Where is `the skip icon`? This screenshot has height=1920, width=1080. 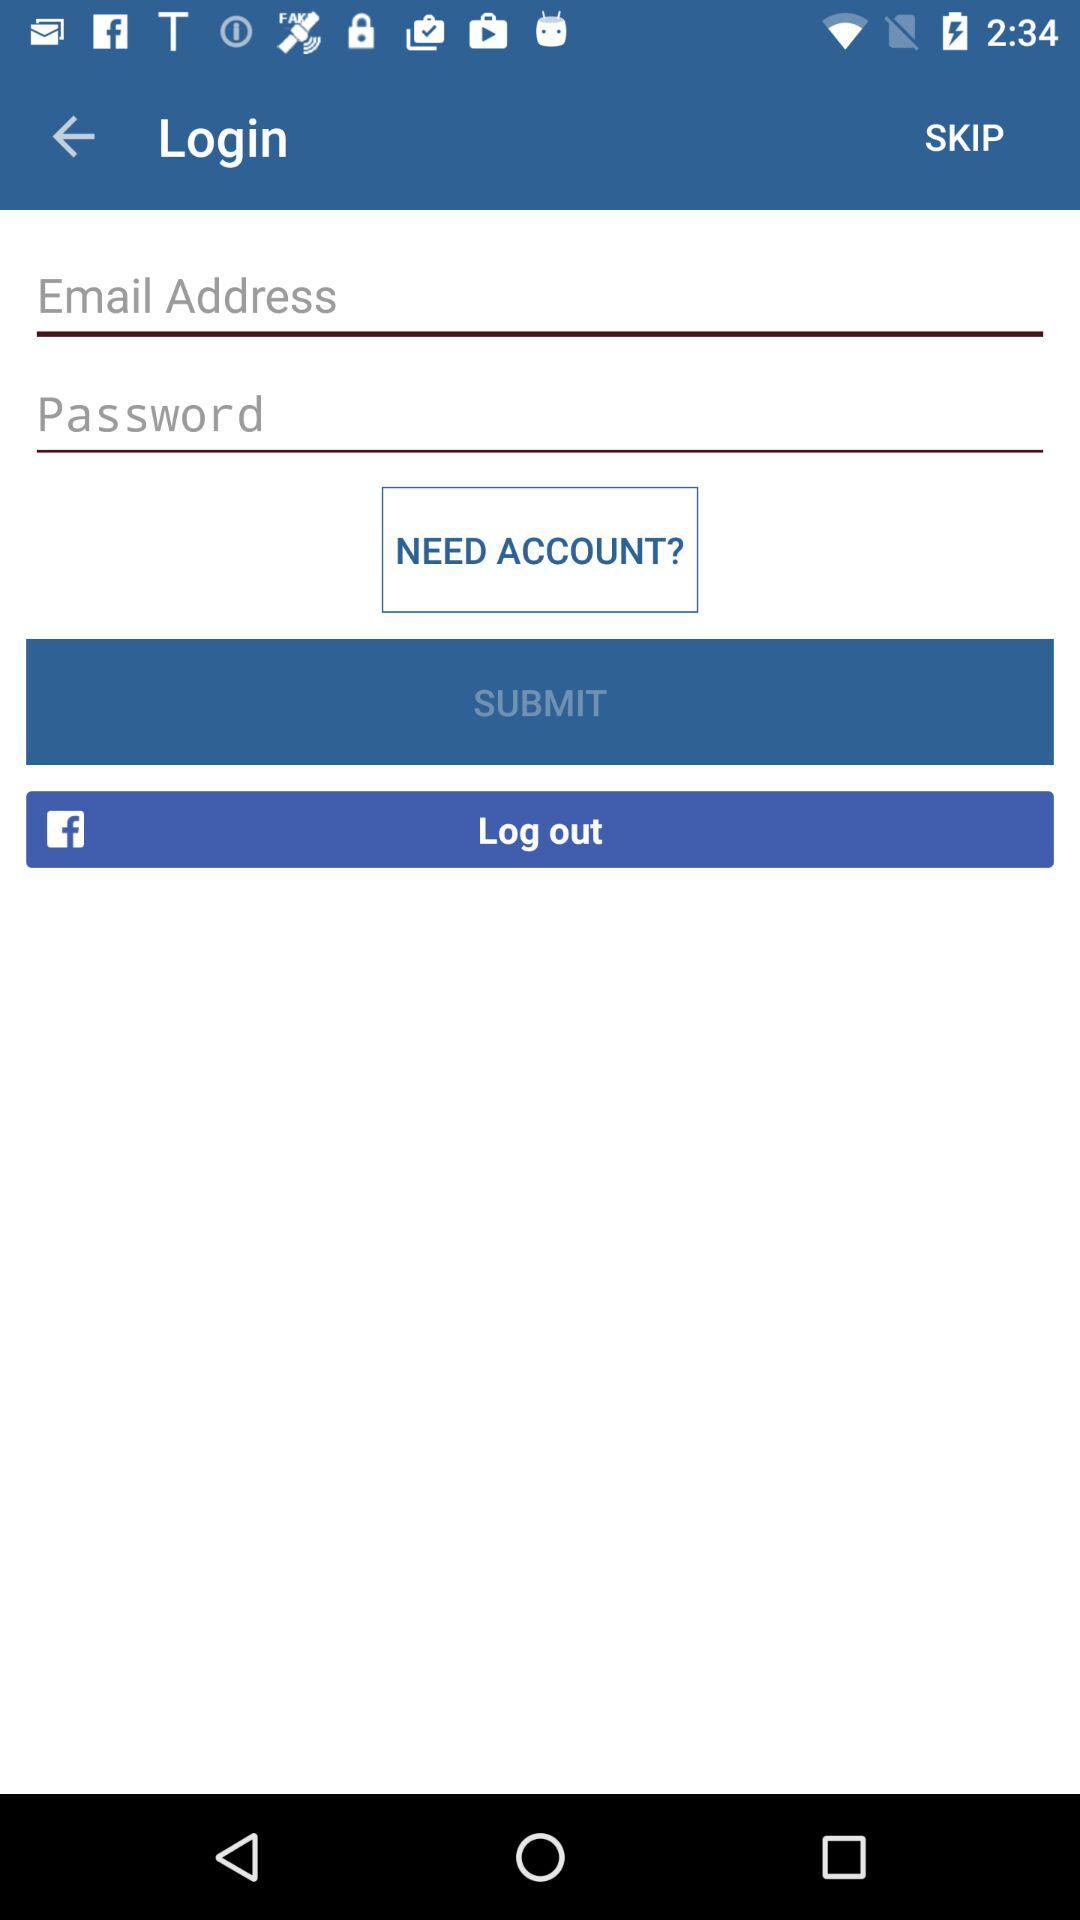
the skip icon is located at coordinates (963, 135).